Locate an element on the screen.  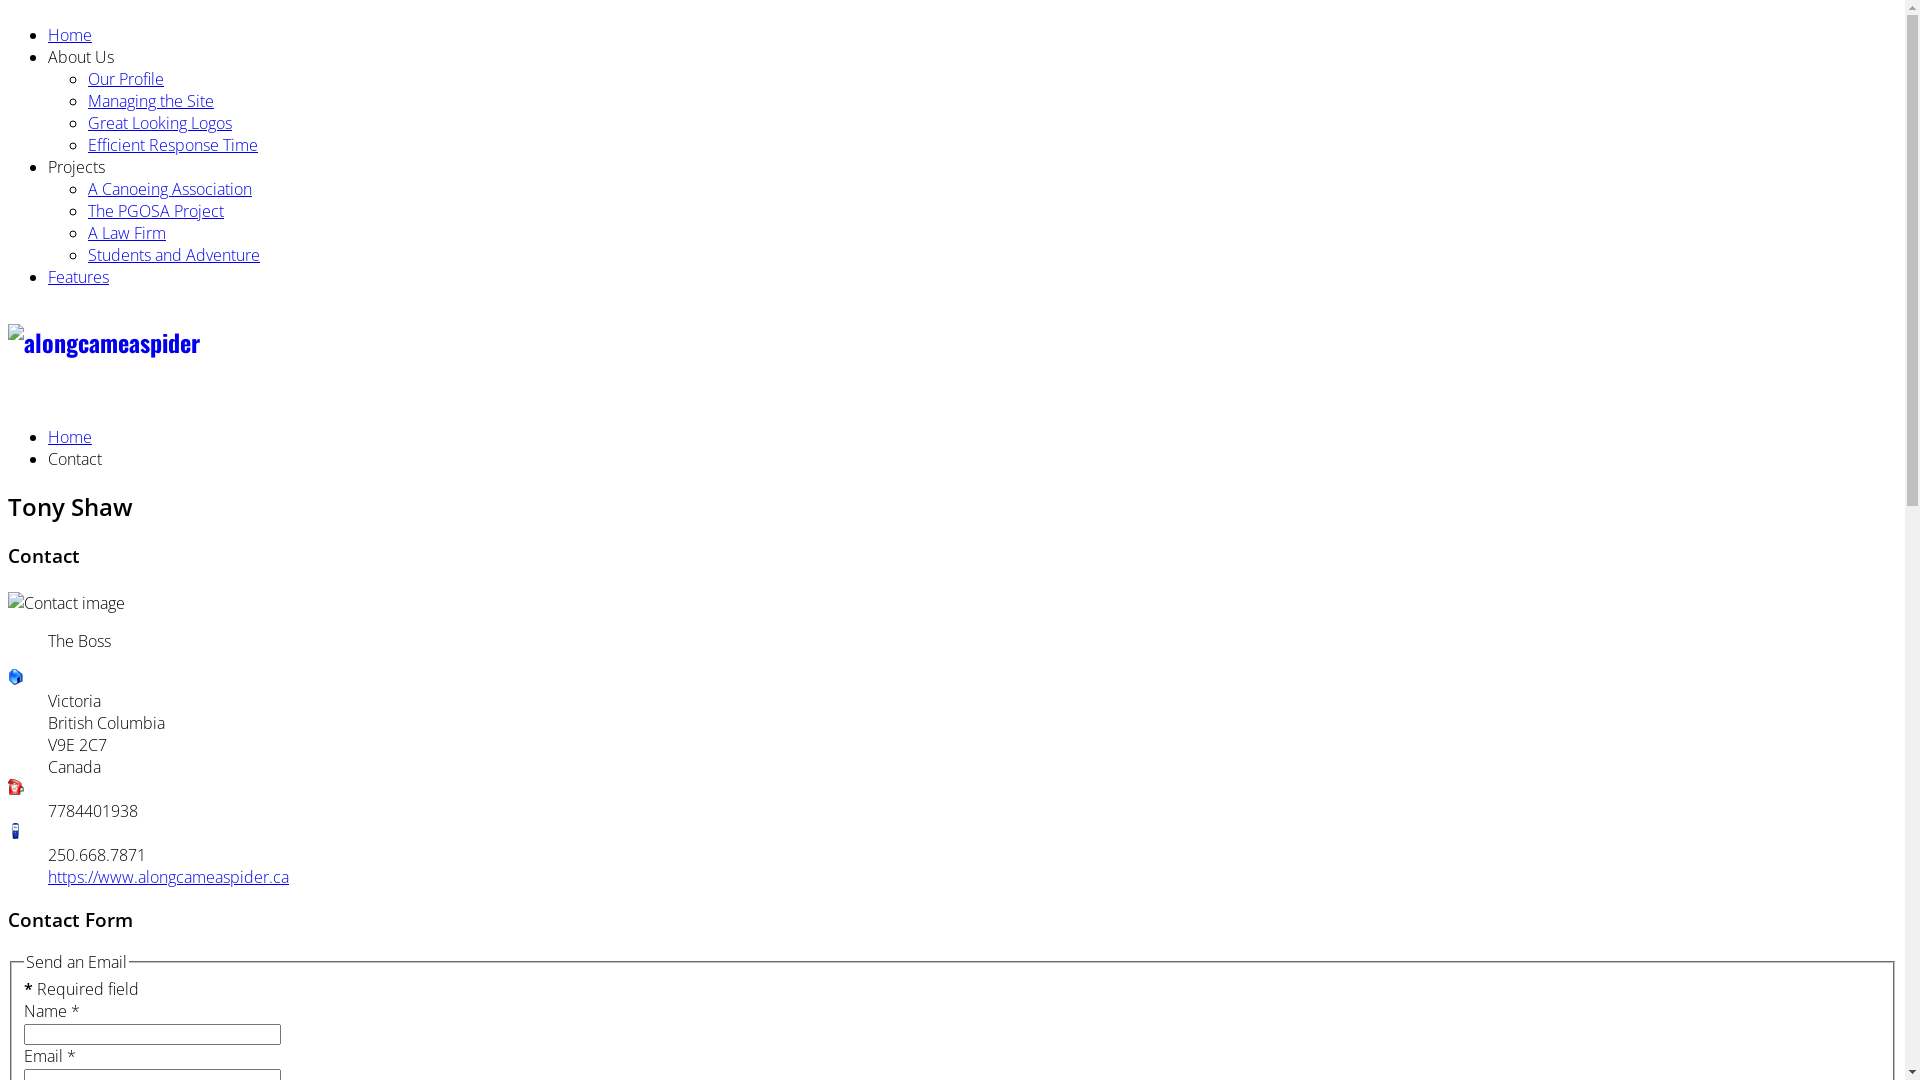
'The PGOSA Project' is located at coordinates (86, 211).